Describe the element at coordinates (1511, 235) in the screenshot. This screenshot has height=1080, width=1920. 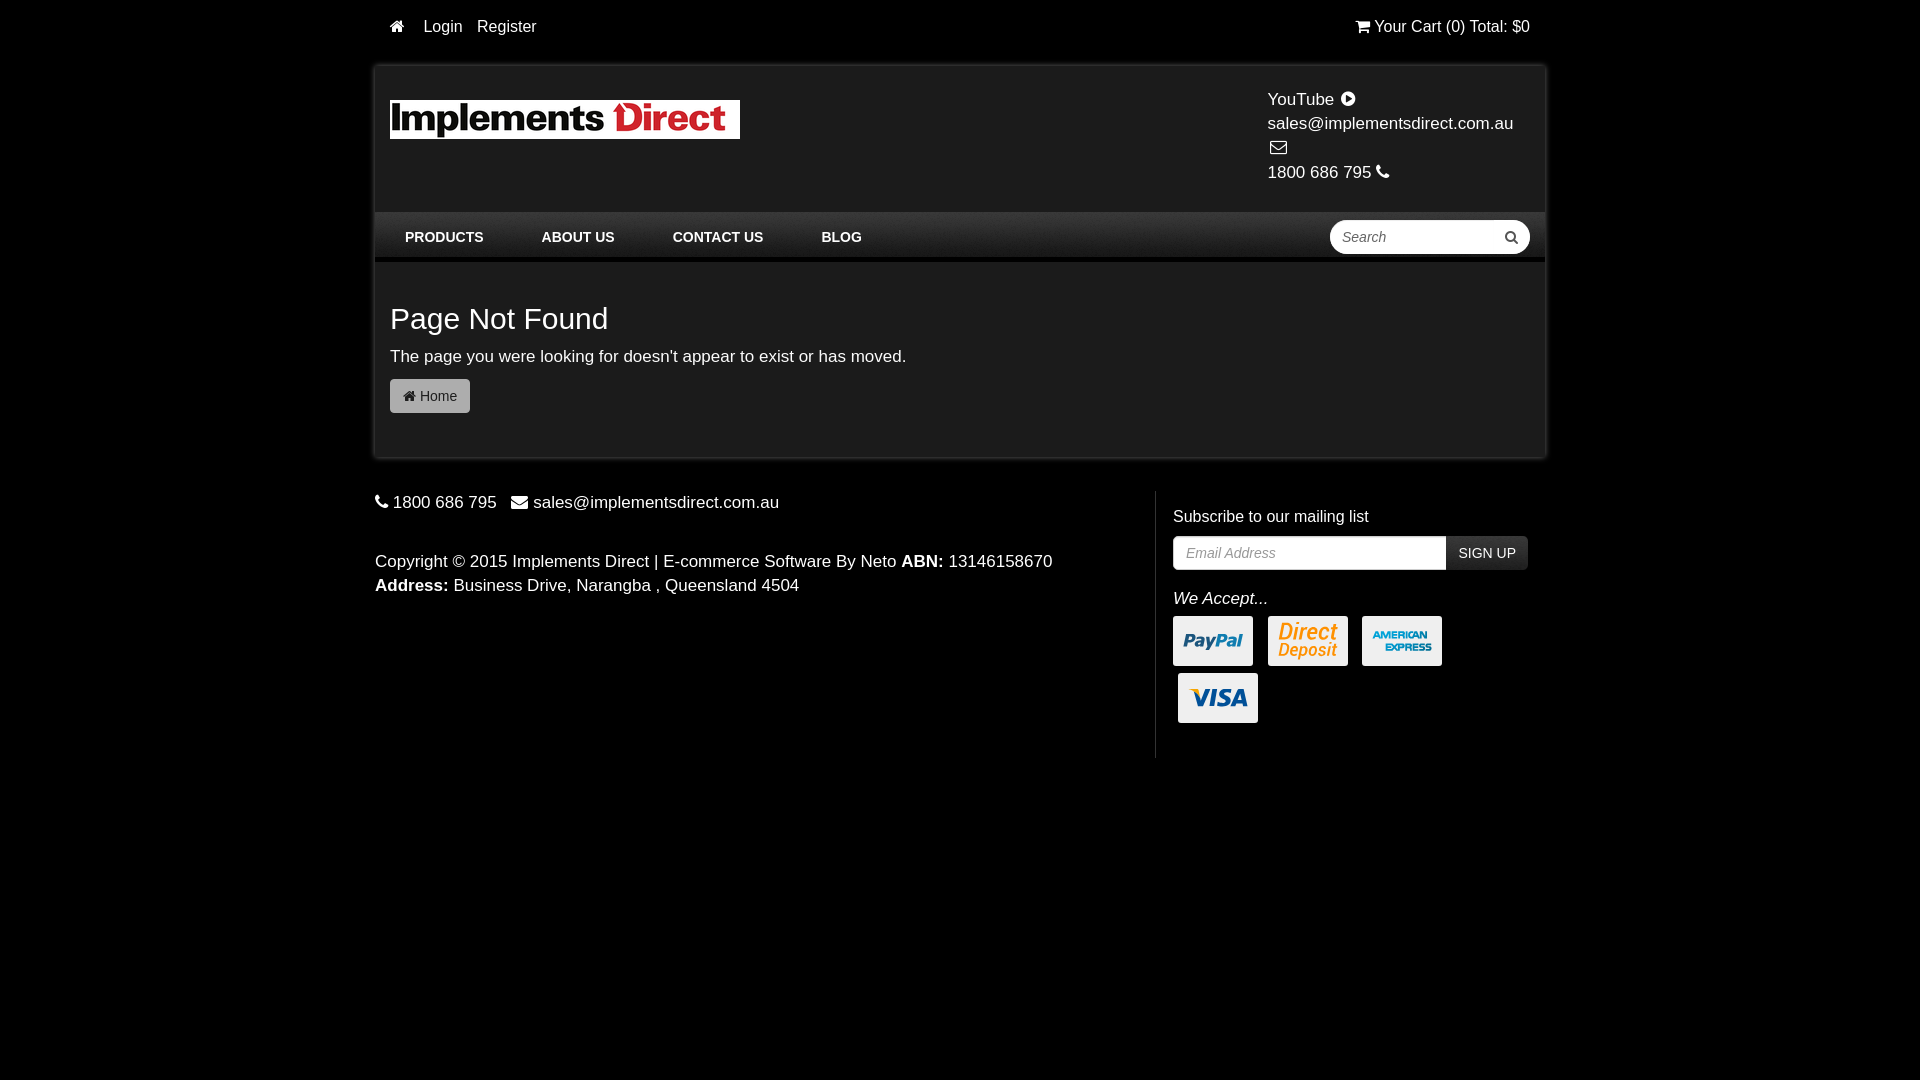
I see `'Search'` at that location.